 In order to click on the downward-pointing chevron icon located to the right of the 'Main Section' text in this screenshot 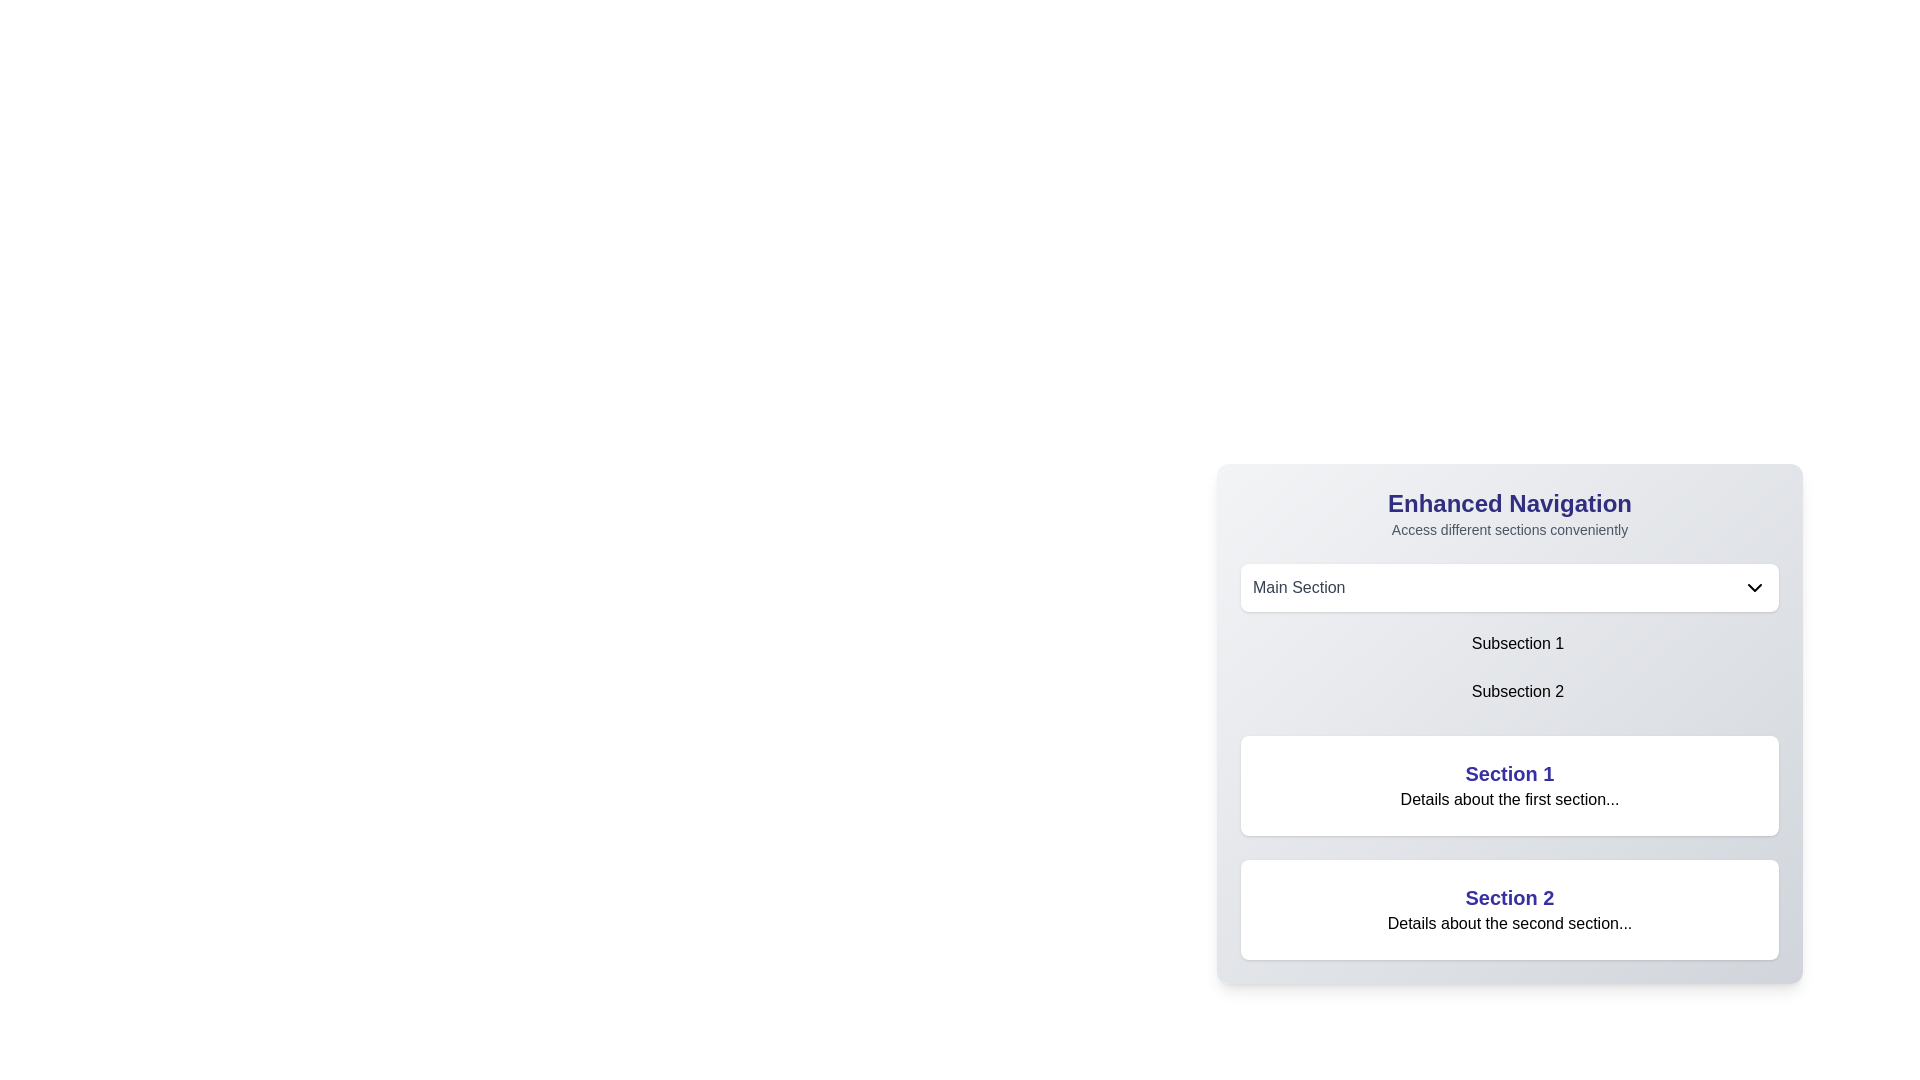, I will do `click(1754, 586)`.